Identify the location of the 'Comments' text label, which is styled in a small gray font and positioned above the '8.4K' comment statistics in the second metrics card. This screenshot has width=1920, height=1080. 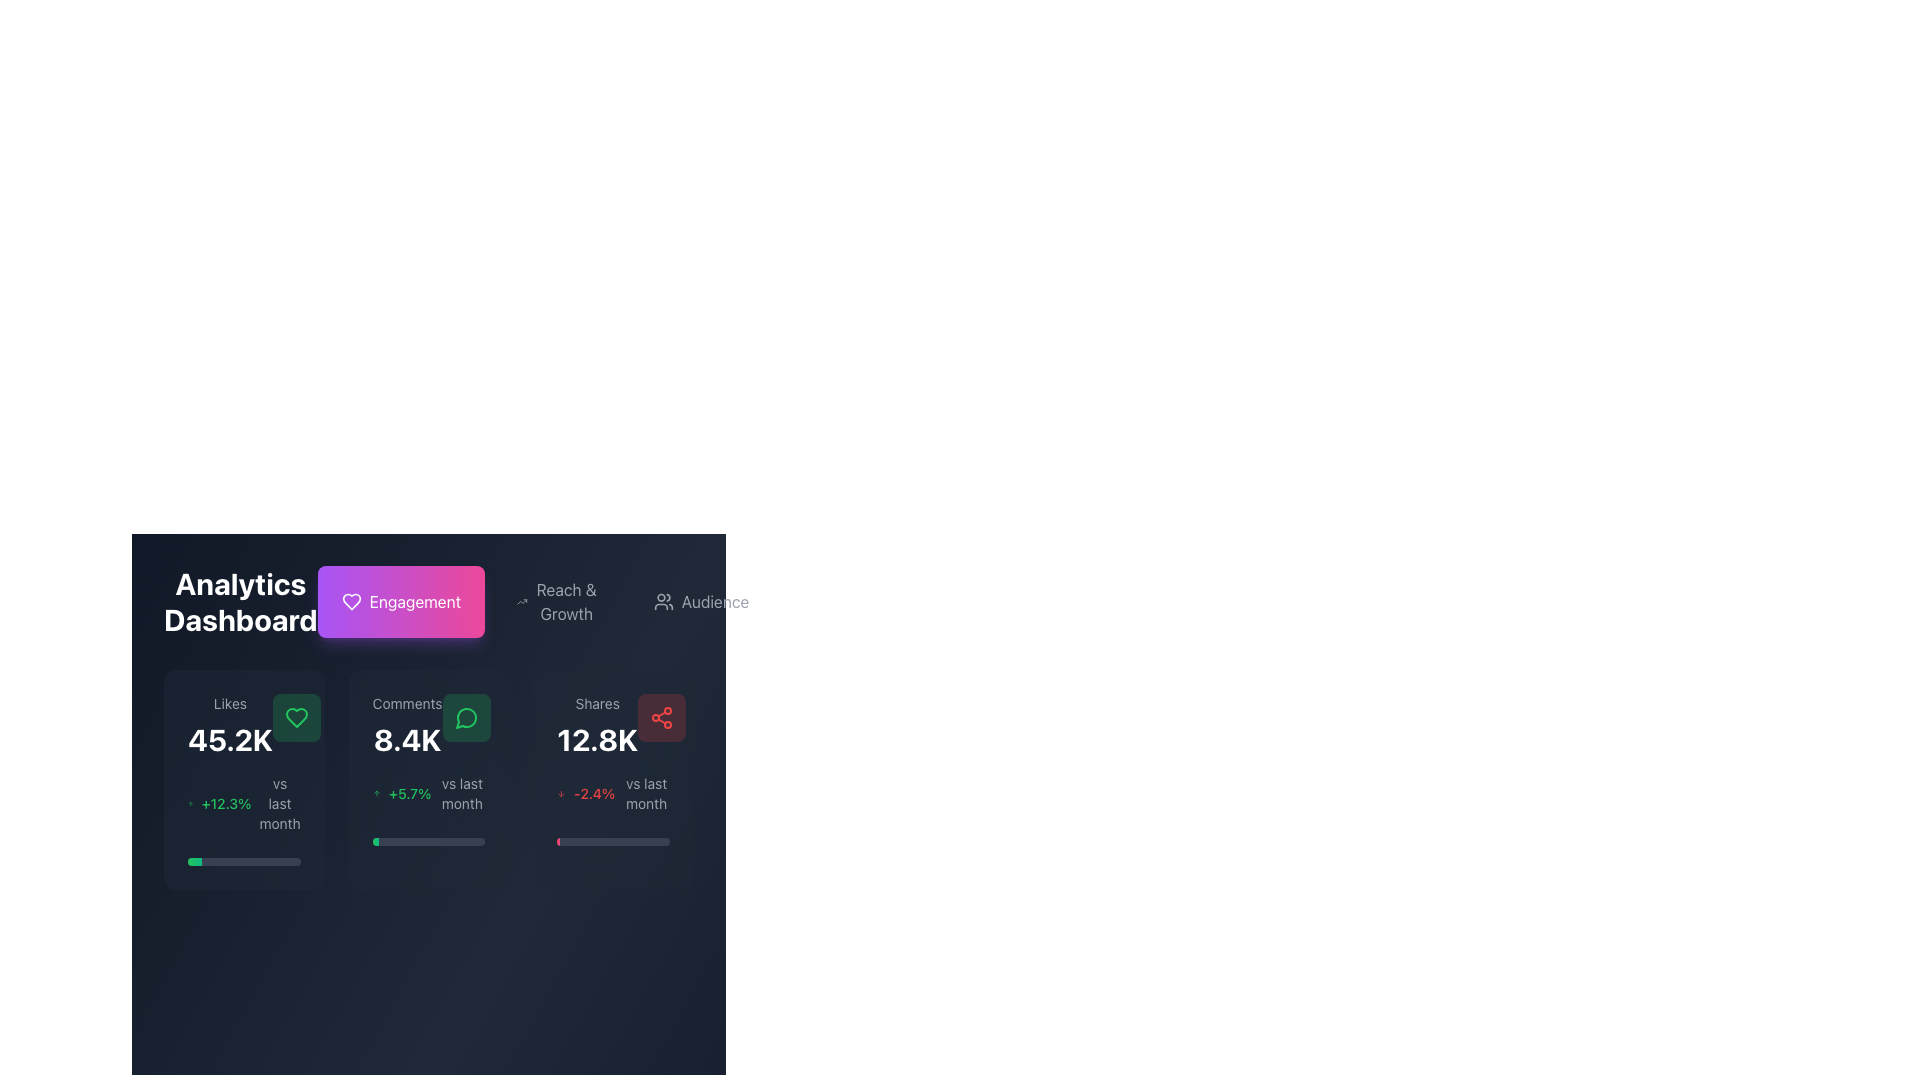
(406, 703).